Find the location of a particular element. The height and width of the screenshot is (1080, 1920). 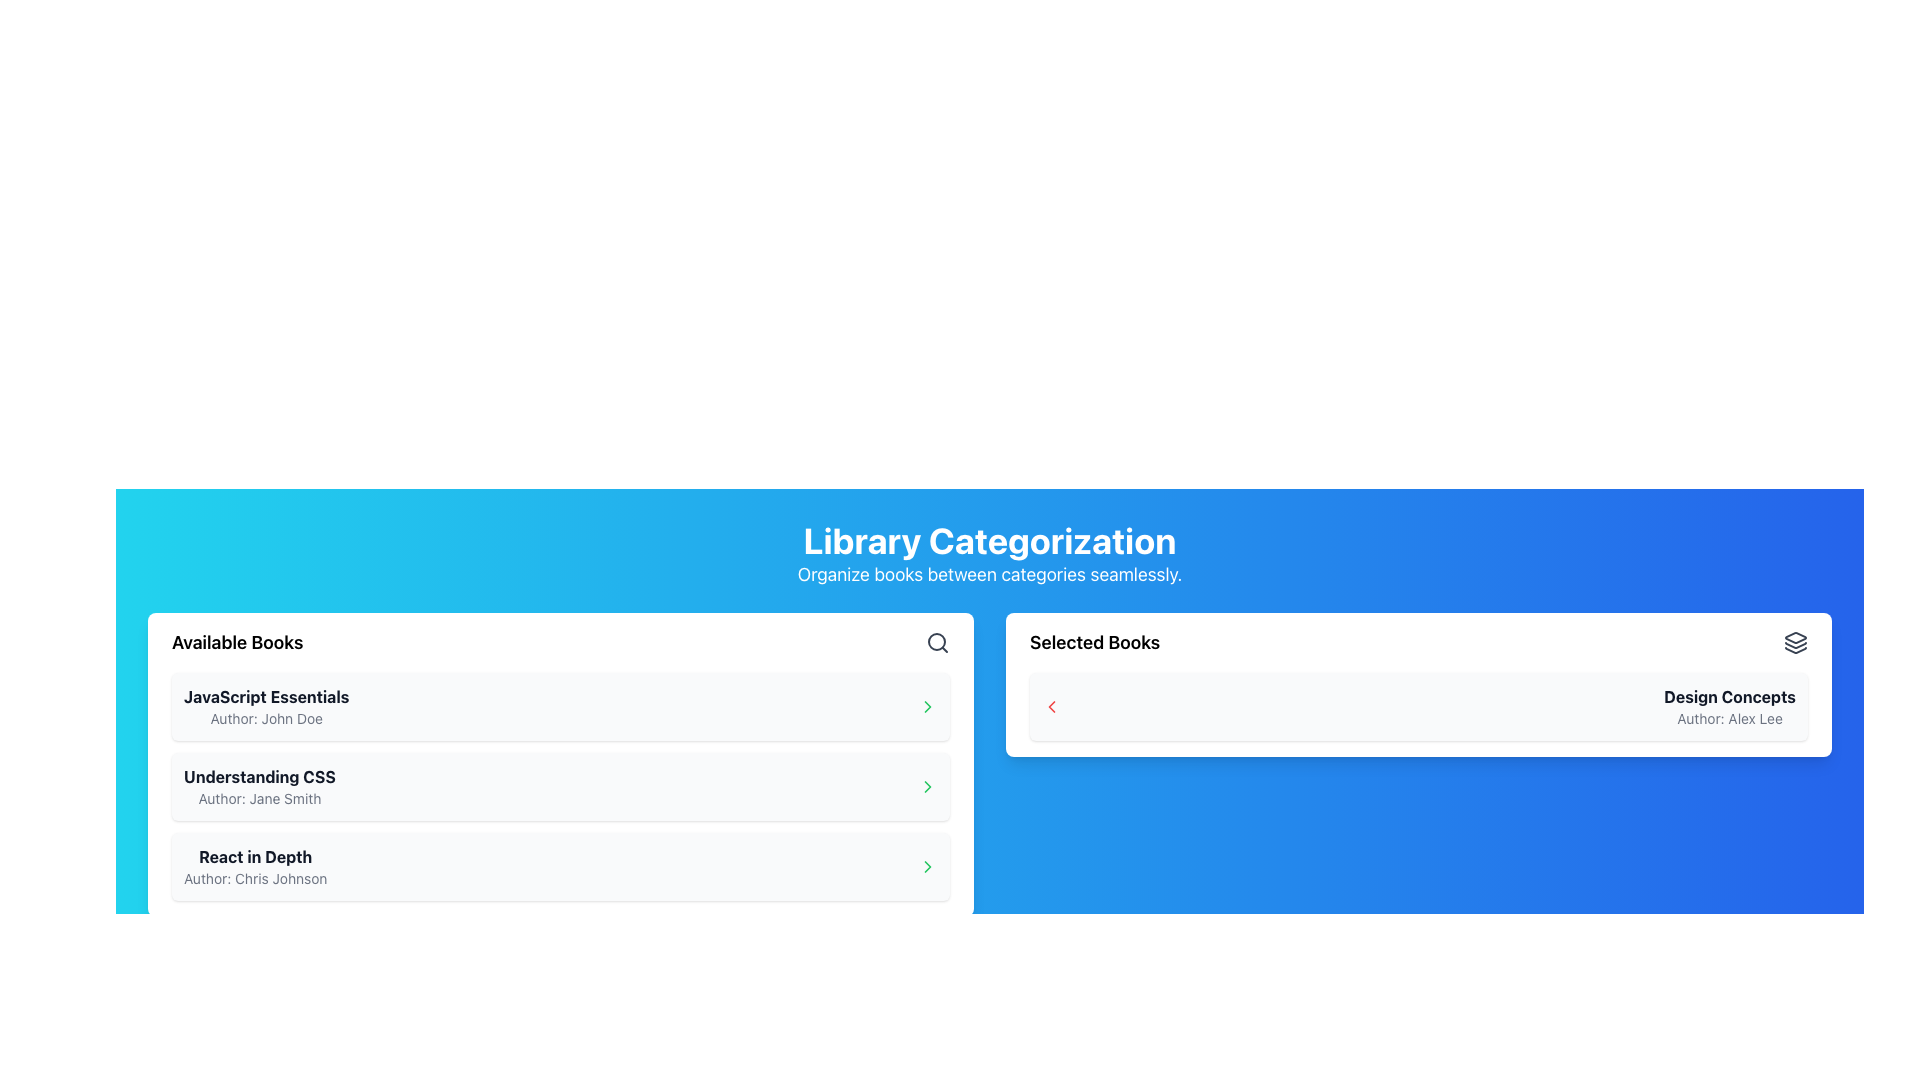

the right-facing chevron icon styled in green, located at the far-right end of the 'Understanding CSS' row with 'Author: Jane Smith' underneath is located at coordinates (926, 785).